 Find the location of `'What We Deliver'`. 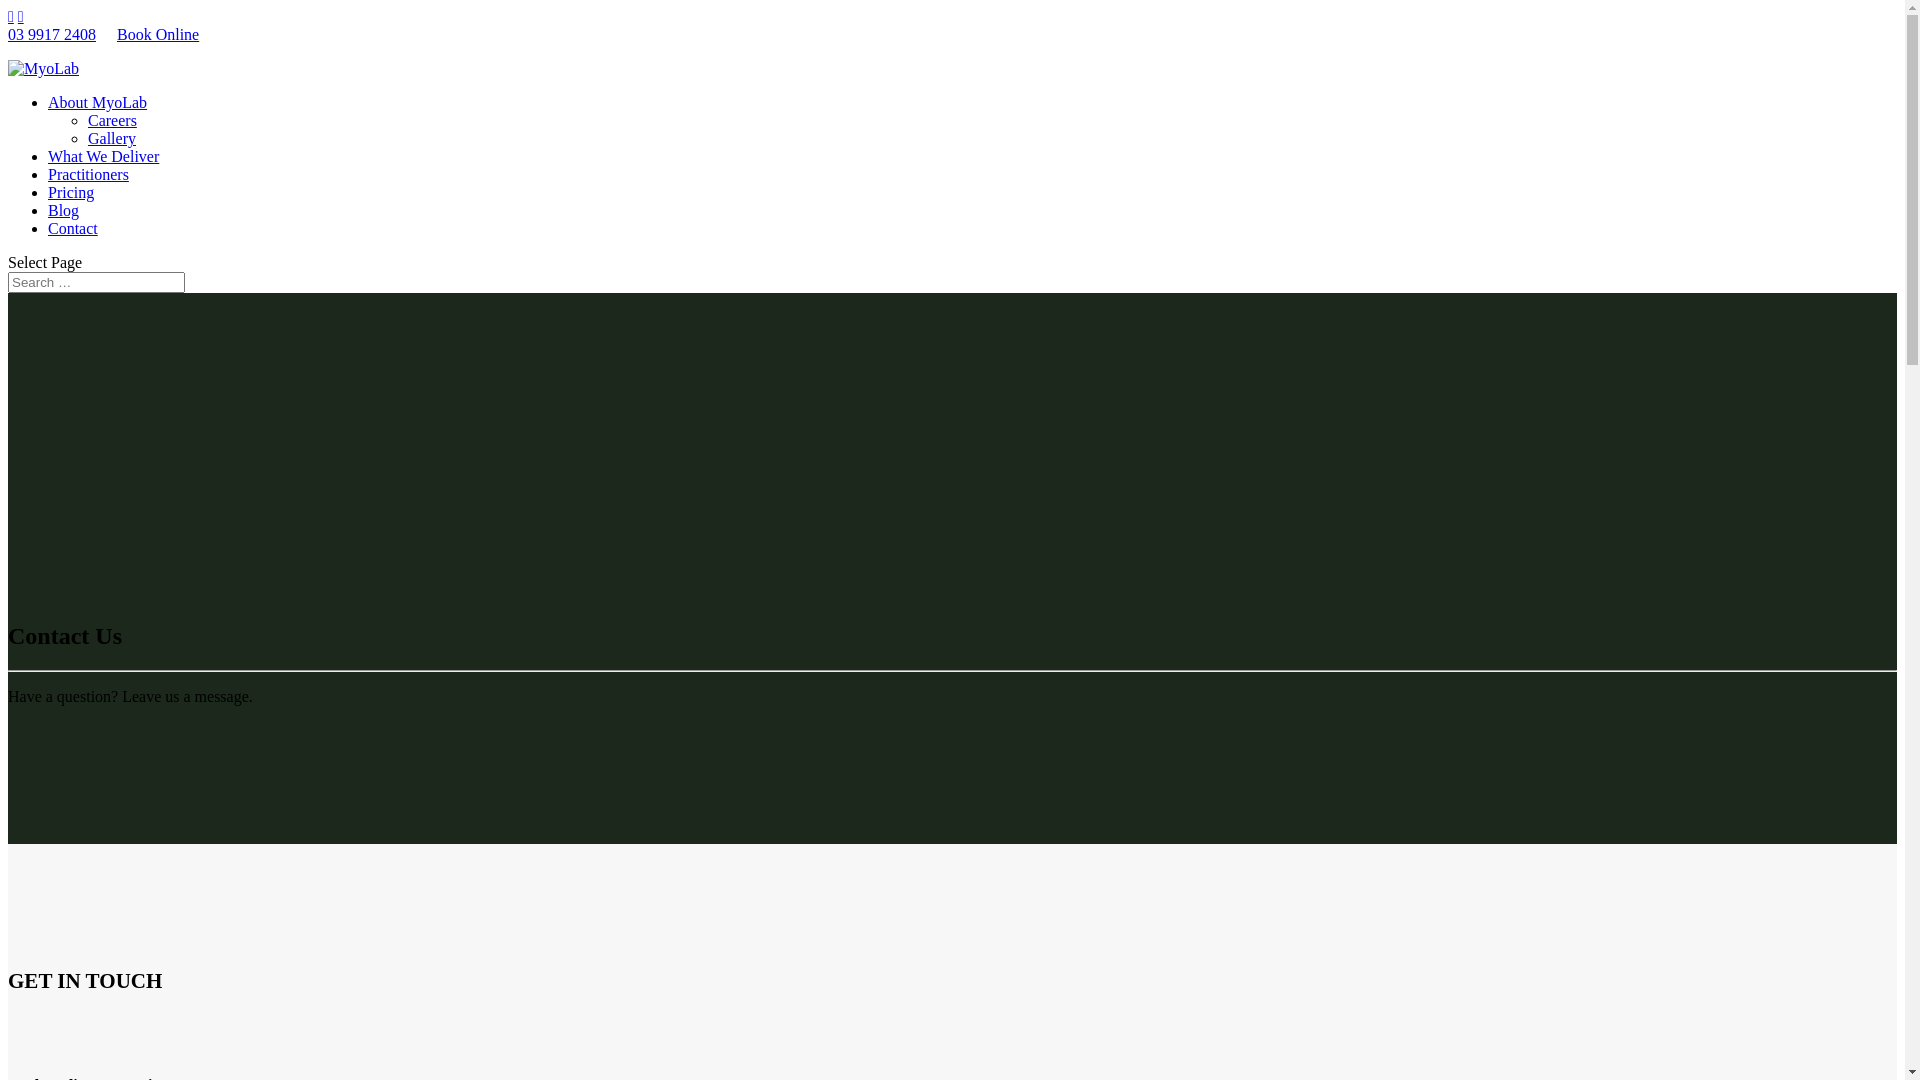

'What We Deliver' is located at coordinates (102, 155).